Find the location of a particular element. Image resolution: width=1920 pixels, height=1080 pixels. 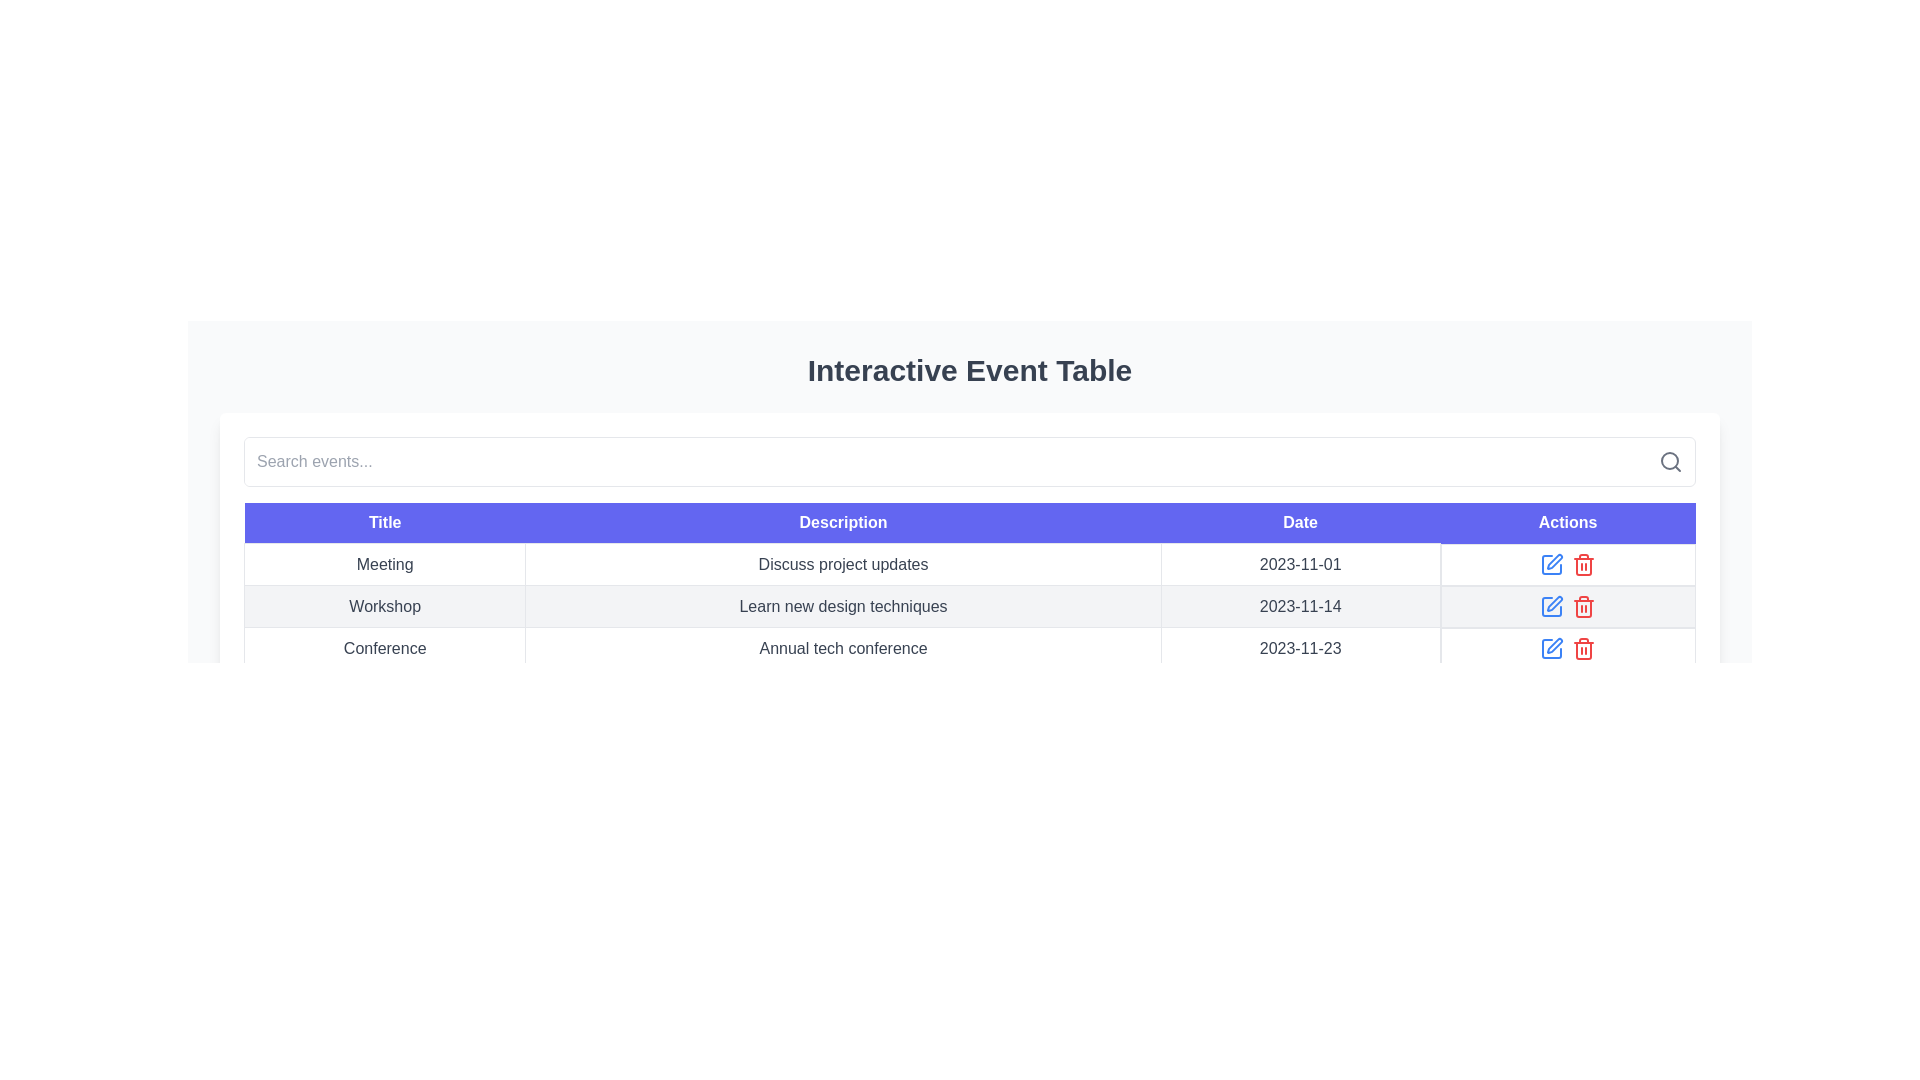

the magnifying glass icon, which symbolizes the search function is located at coordinates (1670, 462).